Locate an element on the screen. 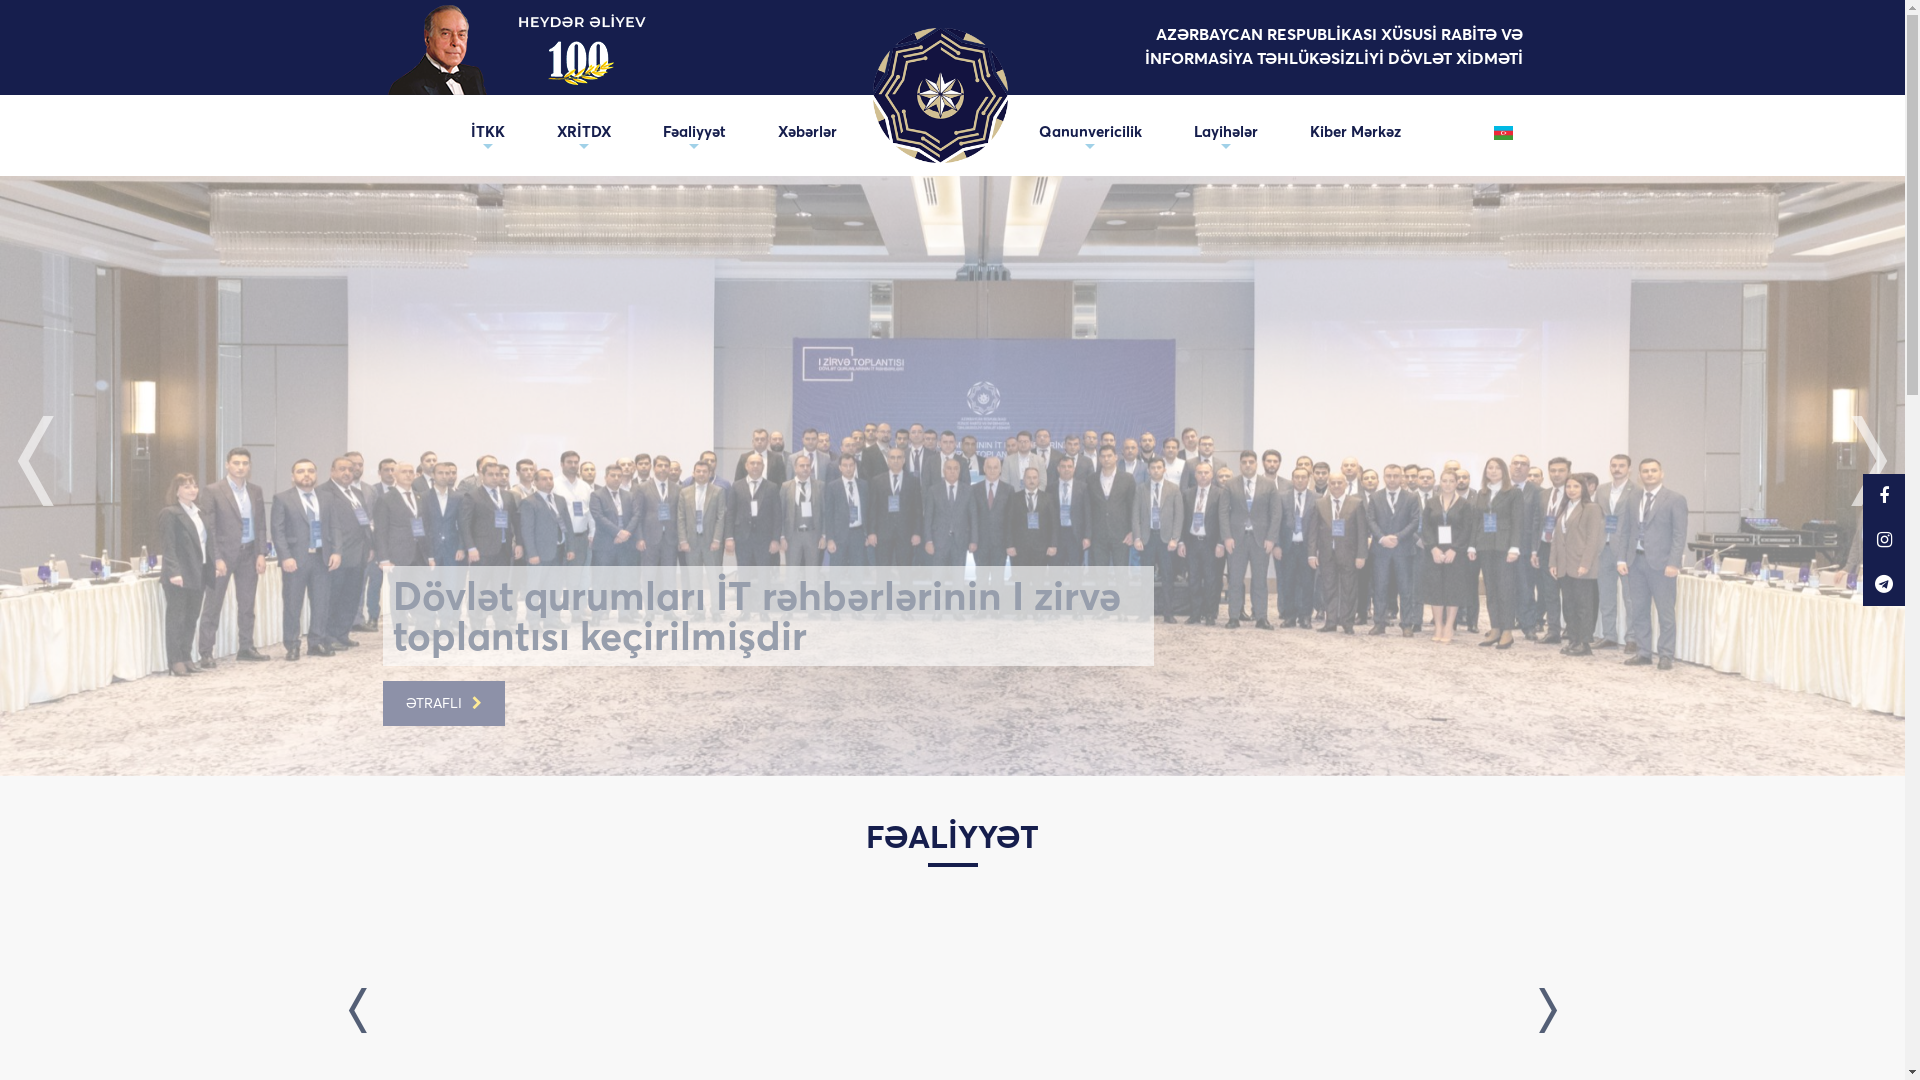  'Qanunvericilik' is located at coordinates (1088, 131).